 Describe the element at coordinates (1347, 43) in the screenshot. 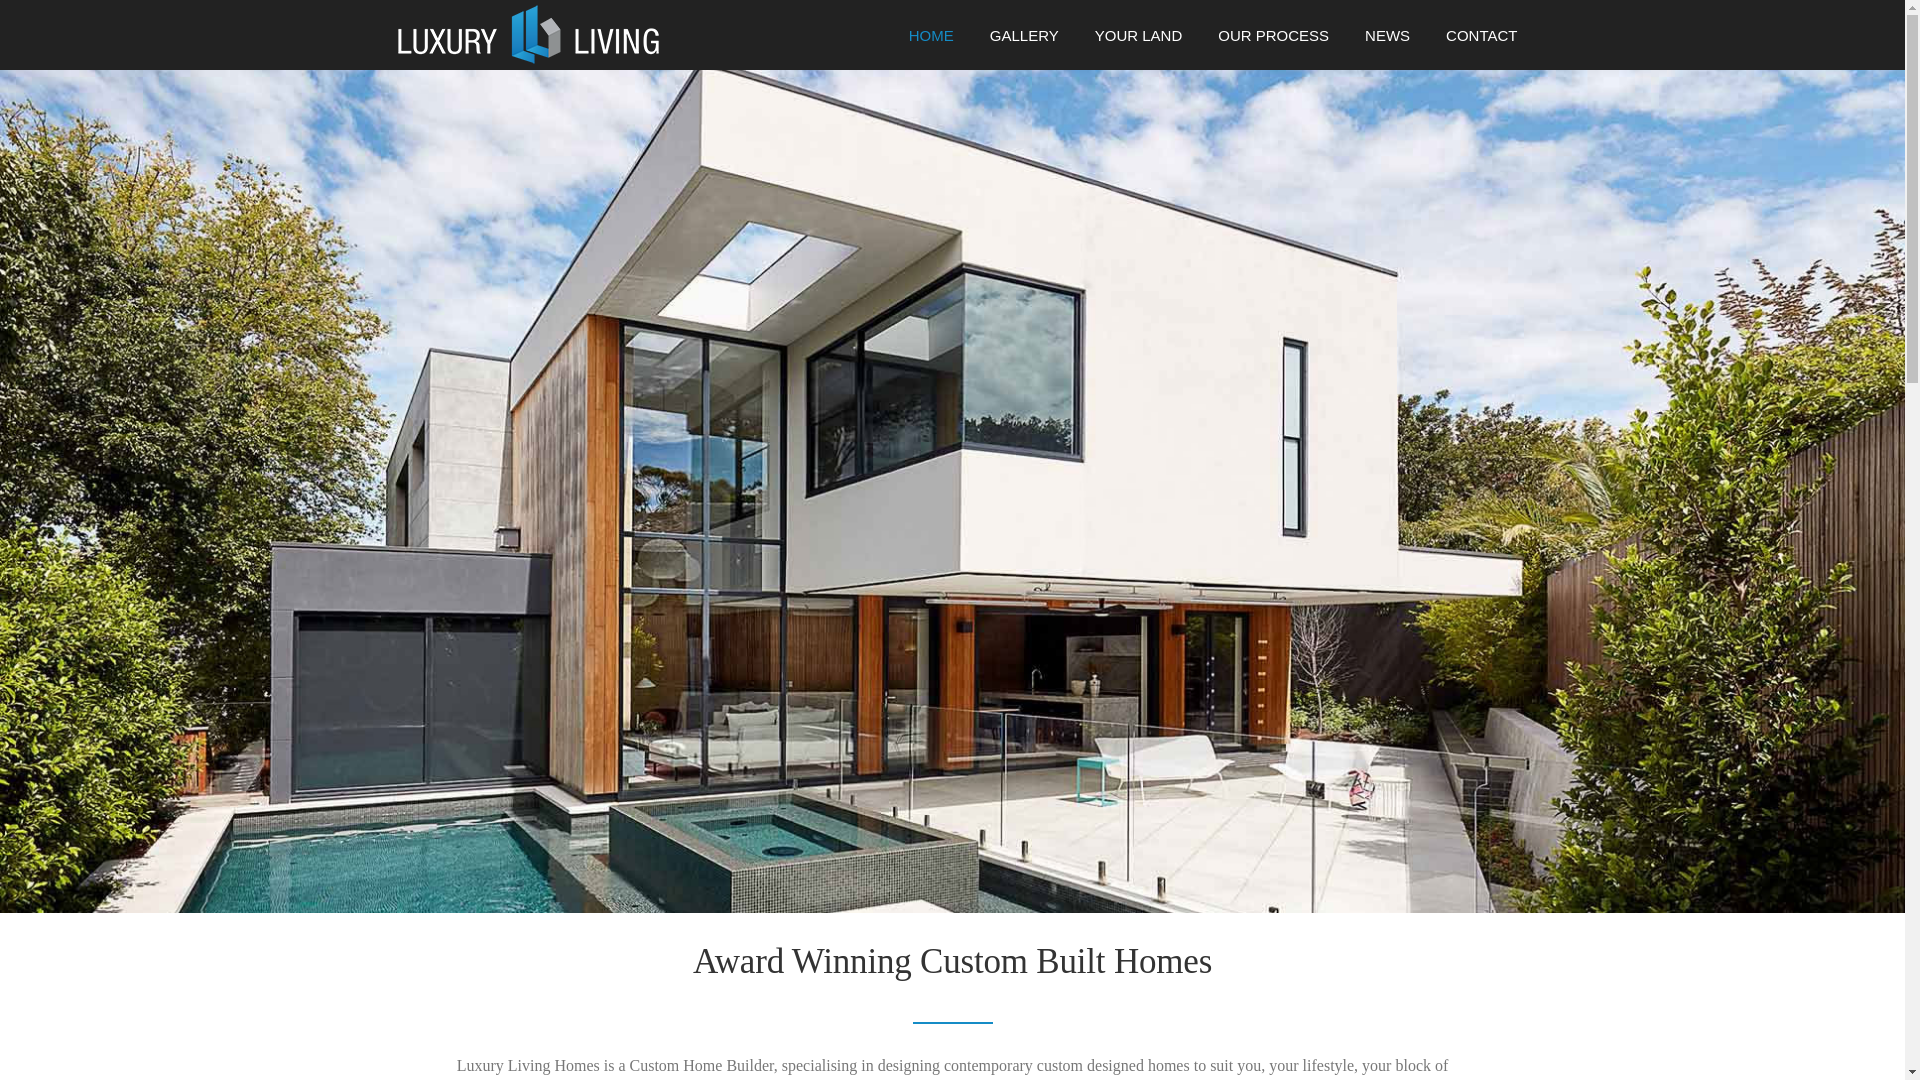

I see `'NEWS'` at that location.